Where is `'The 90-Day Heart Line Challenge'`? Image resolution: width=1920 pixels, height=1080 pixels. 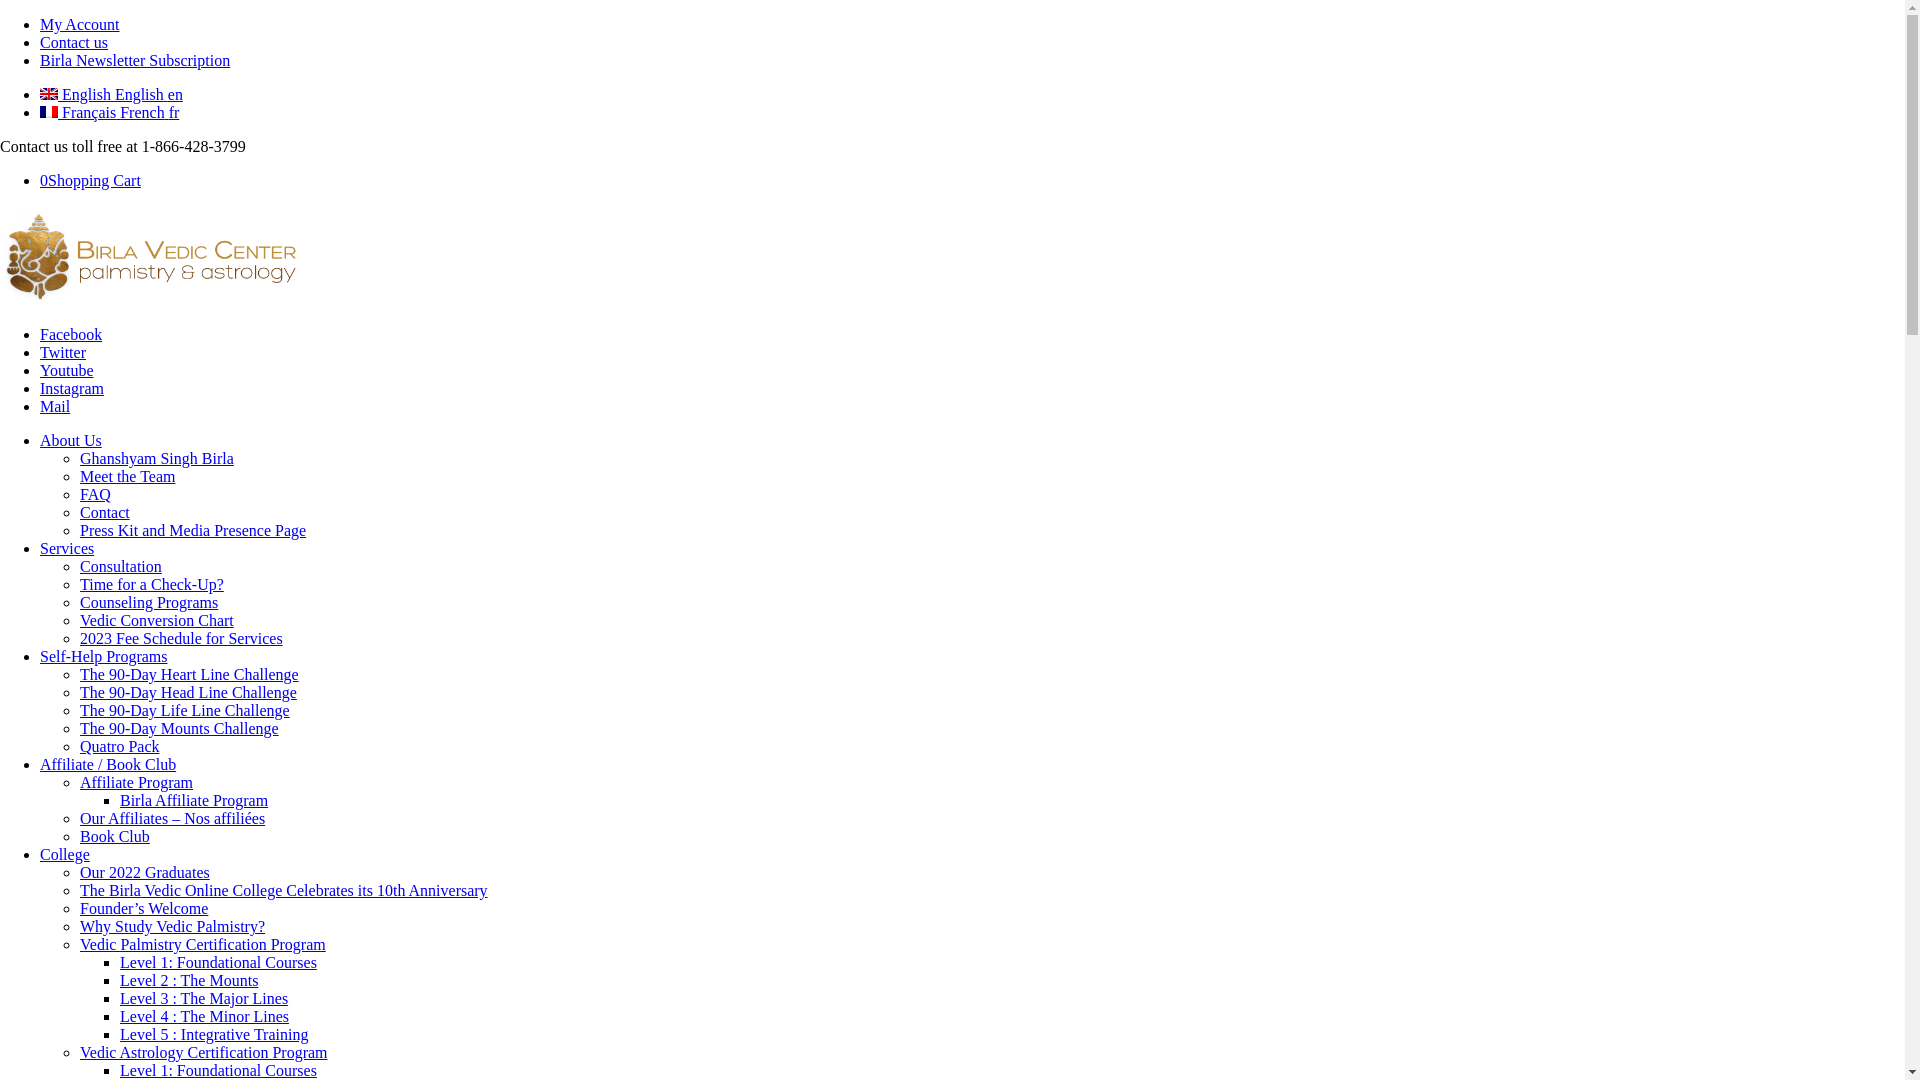
'The 90-Day Heart Line Challenge' is located at coordinates (80, 674).